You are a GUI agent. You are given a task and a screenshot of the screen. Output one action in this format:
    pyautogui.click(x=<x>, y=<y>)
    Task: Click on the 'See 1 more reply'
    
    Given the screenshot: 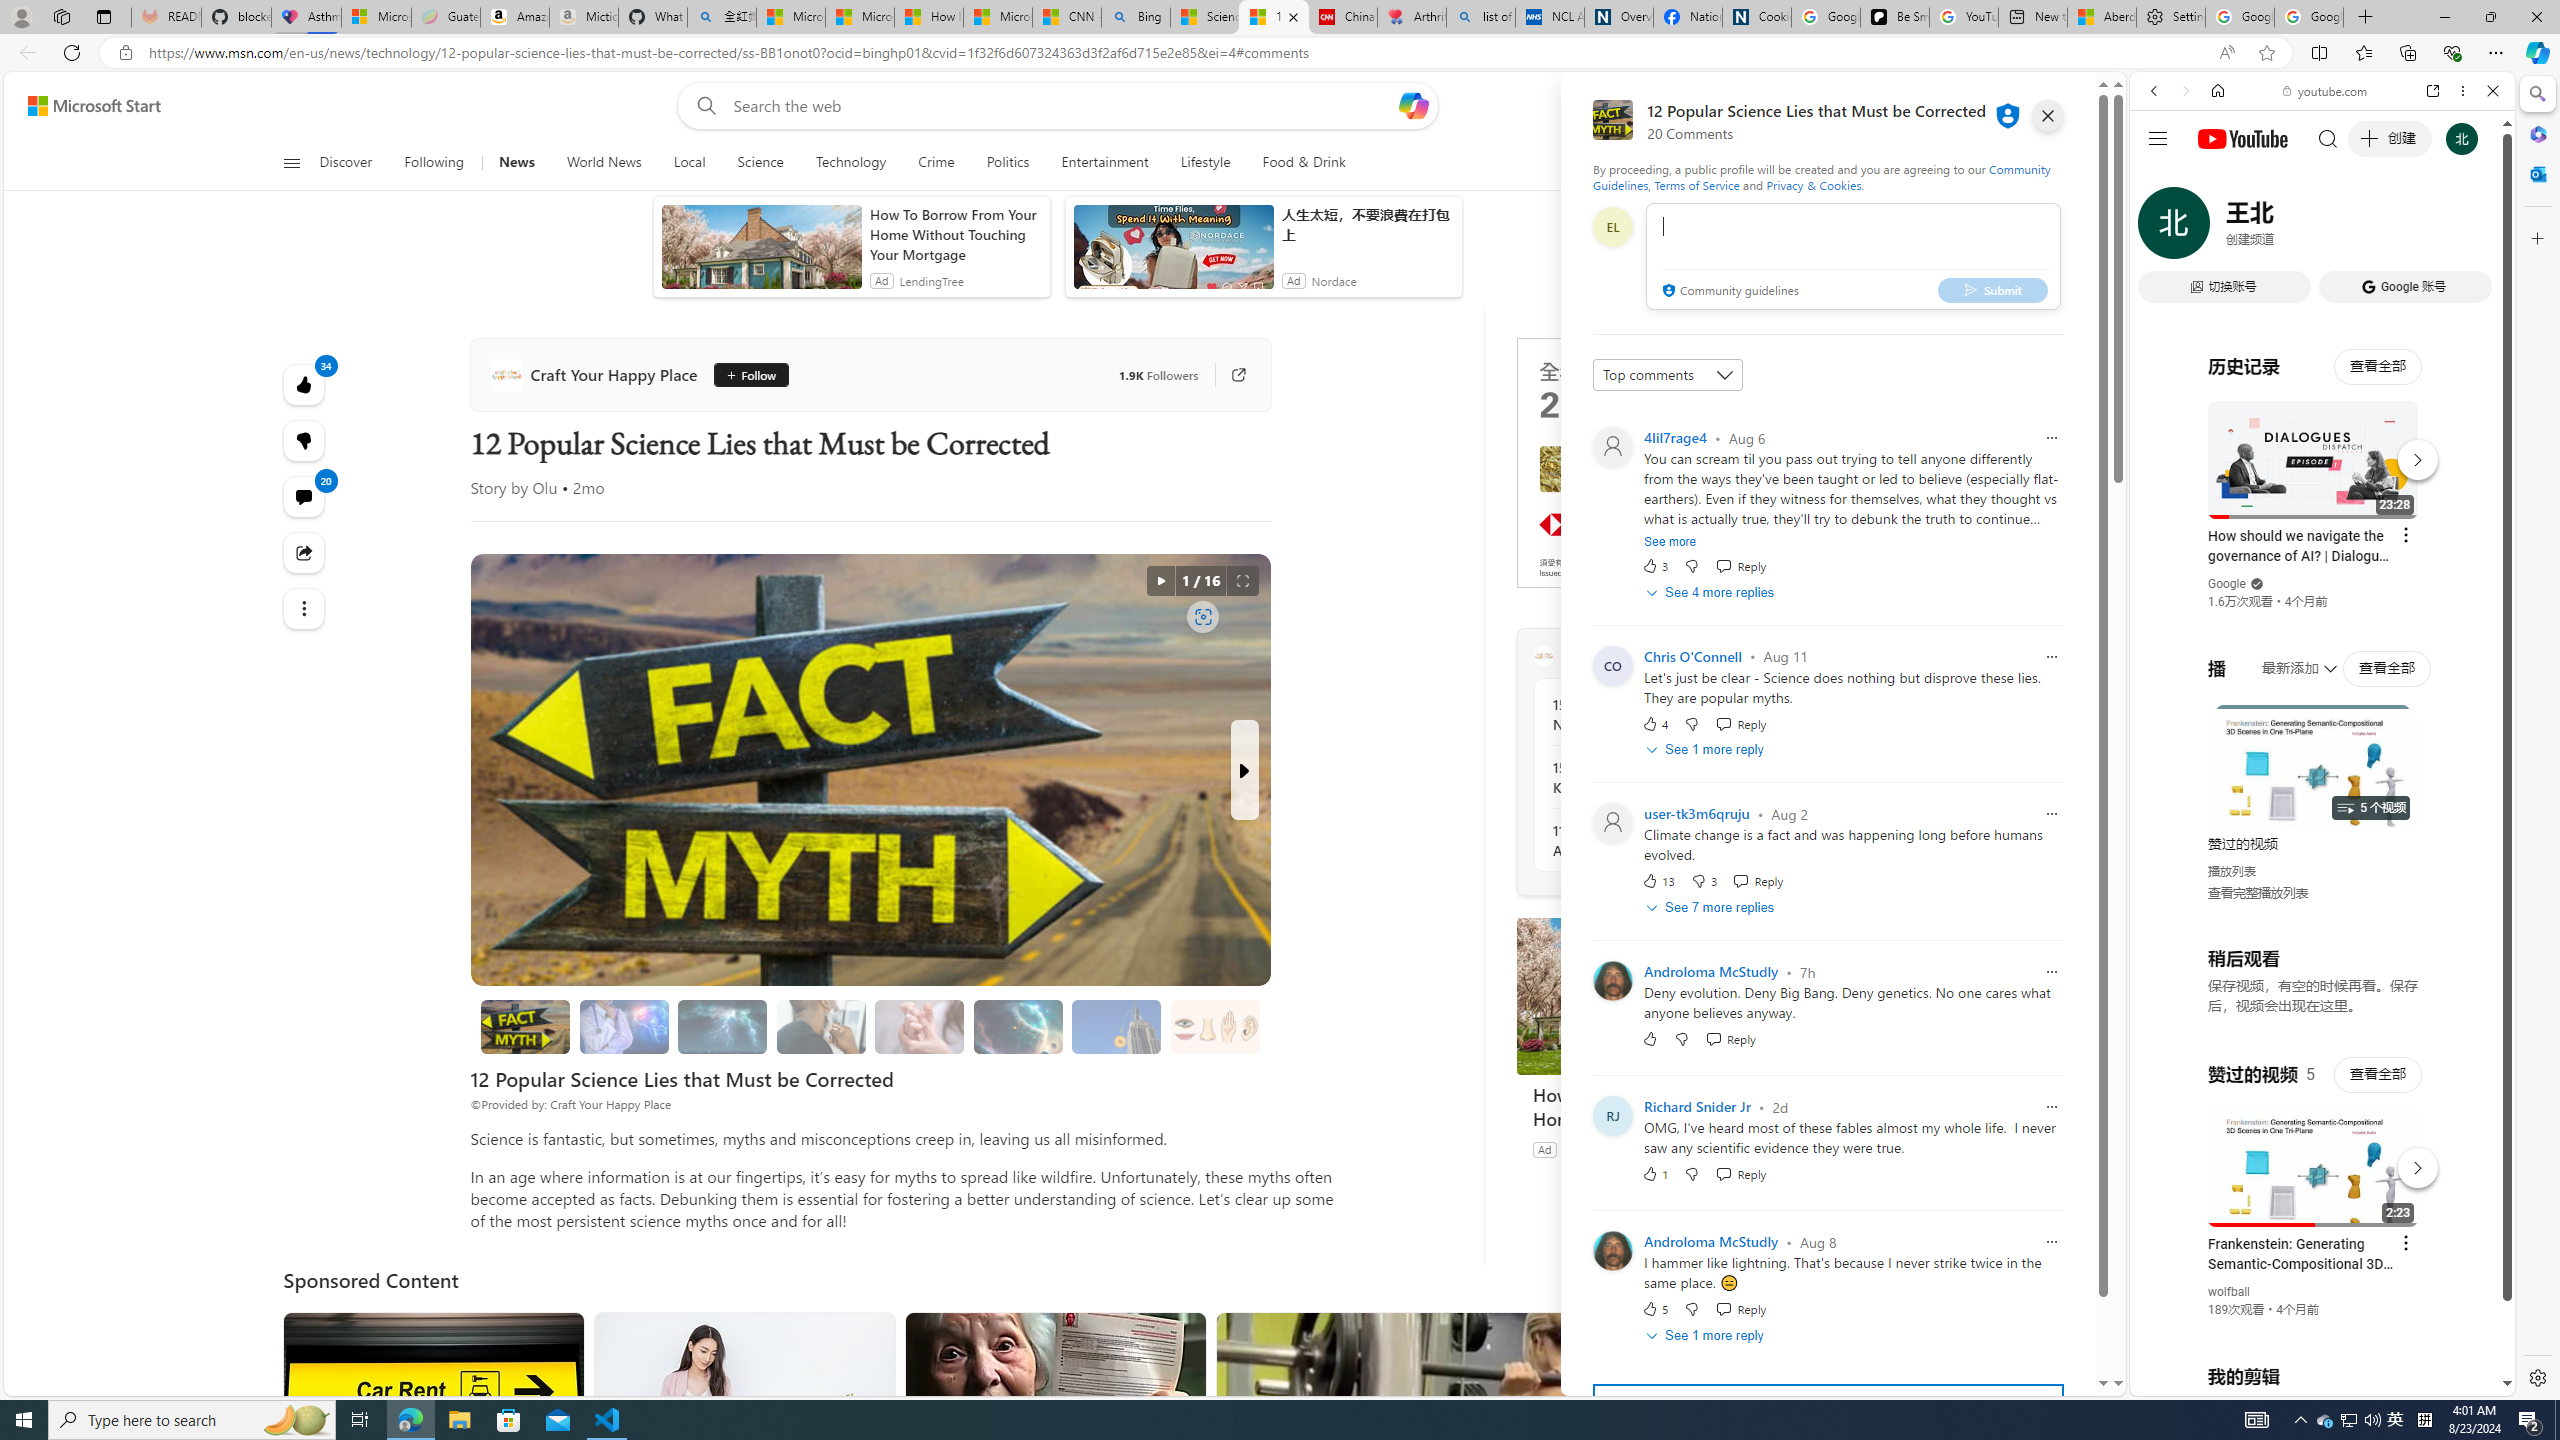 What is the action you would take?
    pyautogui.click(x=1707, y=1334)
    